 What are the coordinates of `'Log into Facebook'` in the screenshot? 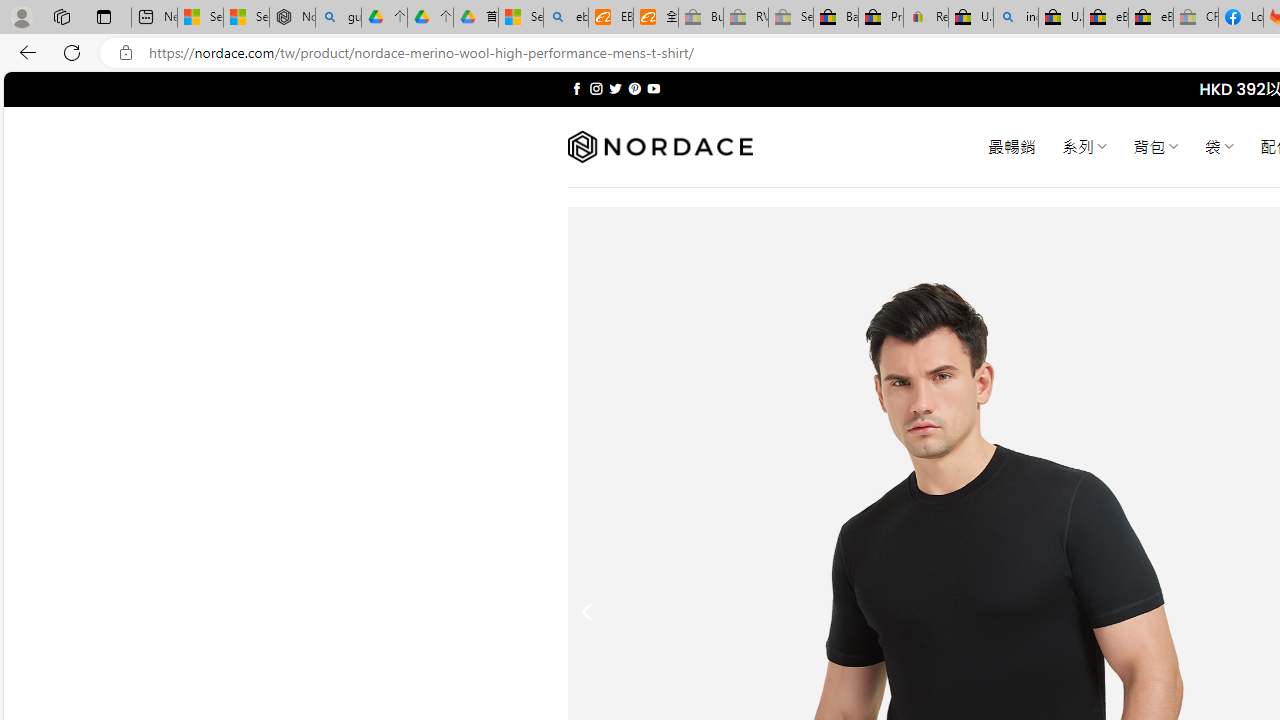 It's located at (1239, 17).